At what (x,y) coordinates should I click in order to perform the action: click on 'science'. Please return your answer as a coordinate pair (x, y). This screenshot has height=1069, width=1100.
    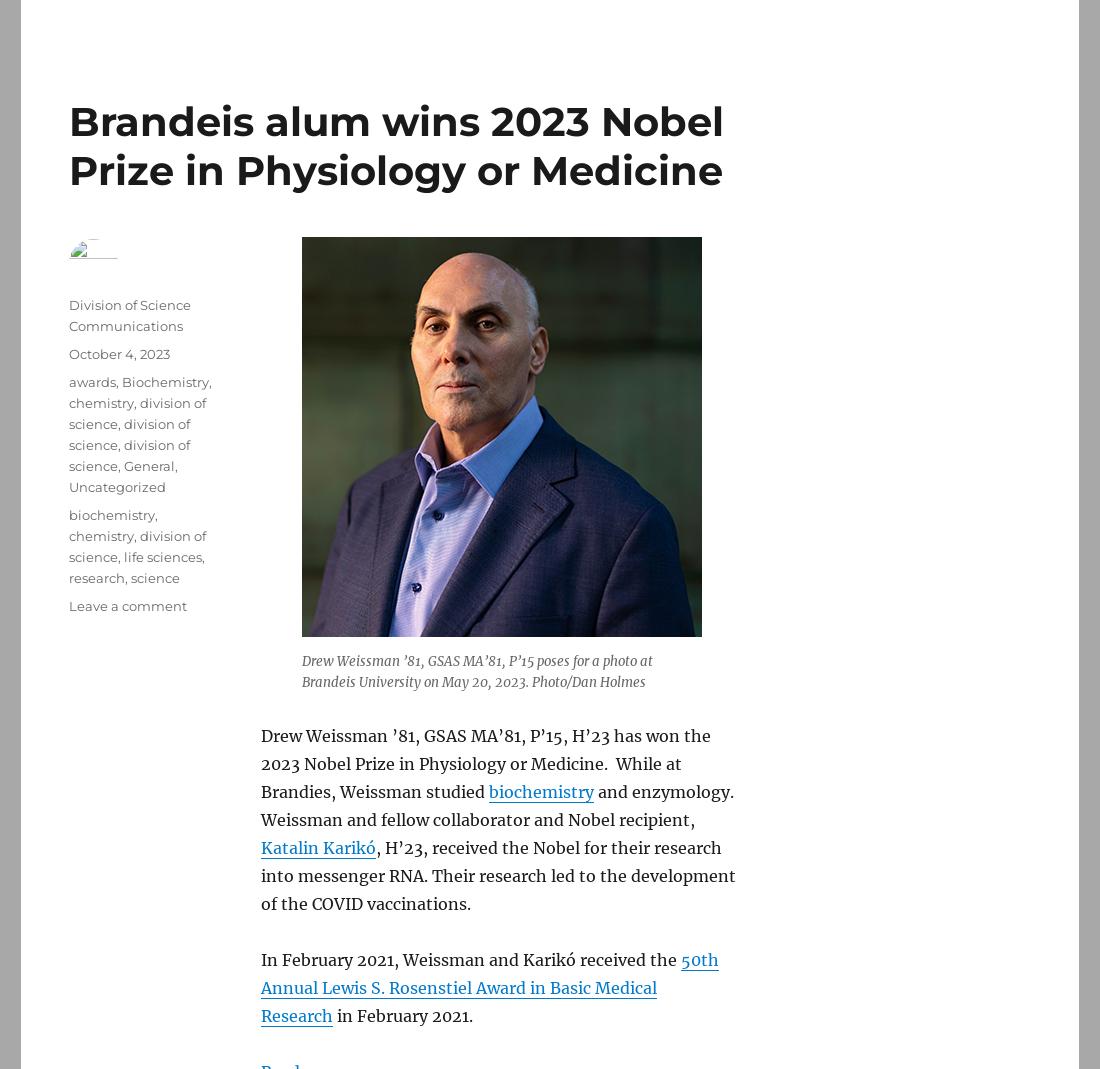
    Looking at the image, I should click on (154, 578).